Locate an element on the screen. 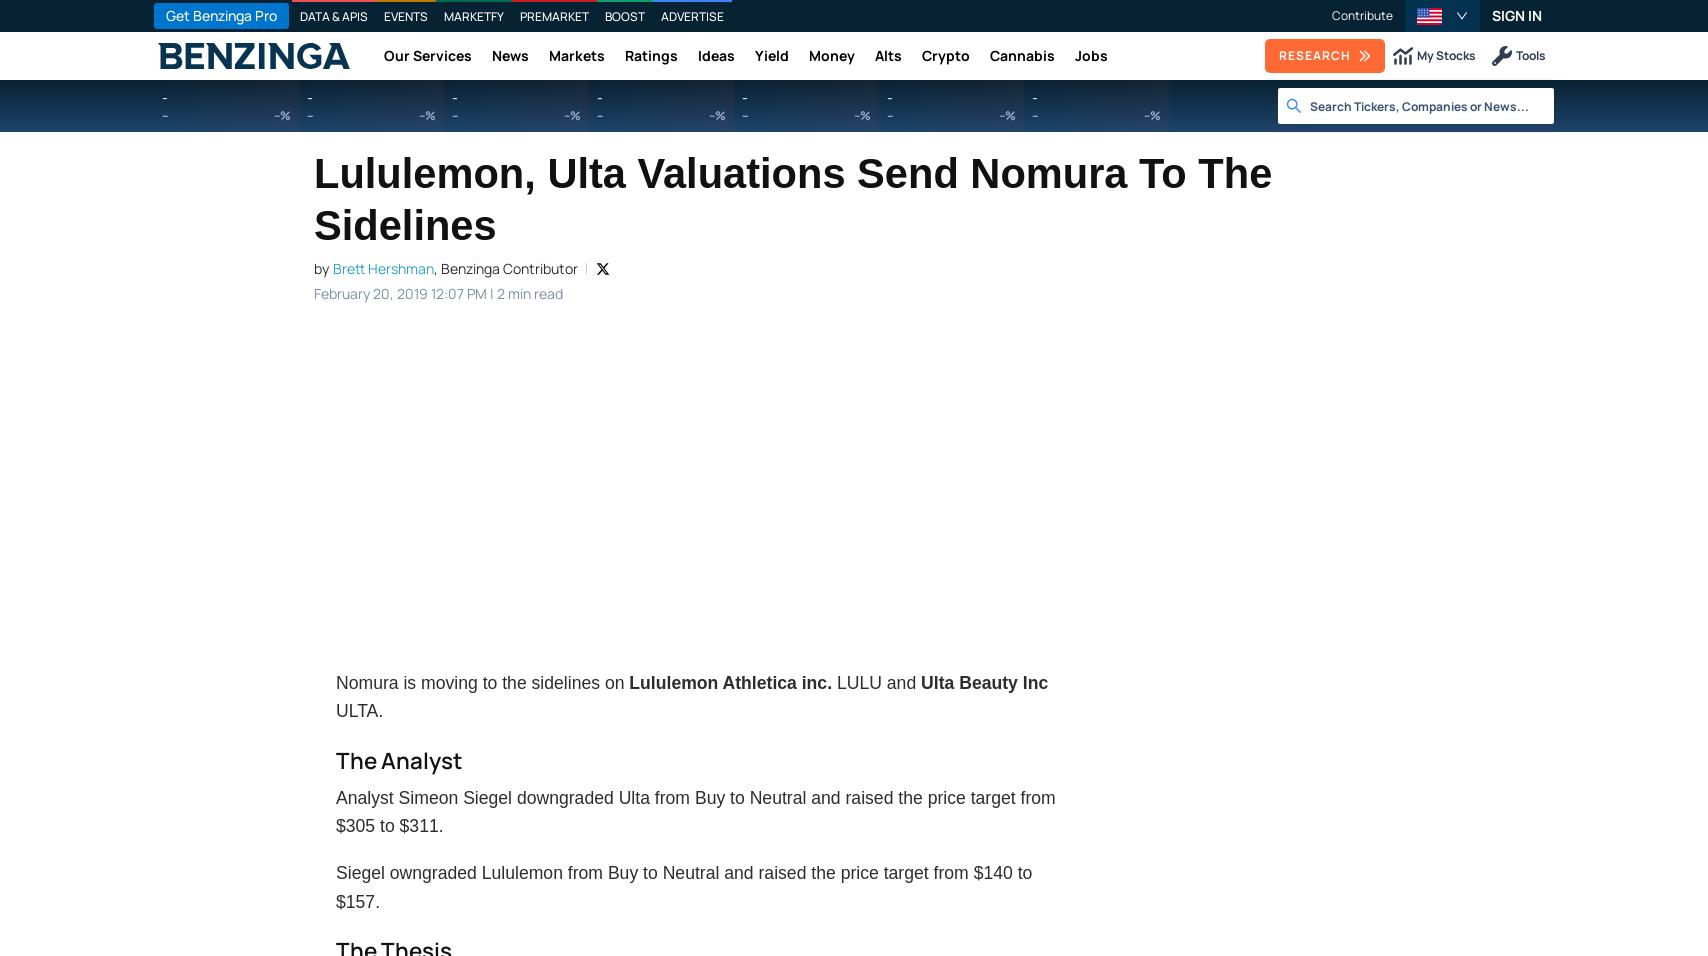  'News' is located at coordinates (510, 54).